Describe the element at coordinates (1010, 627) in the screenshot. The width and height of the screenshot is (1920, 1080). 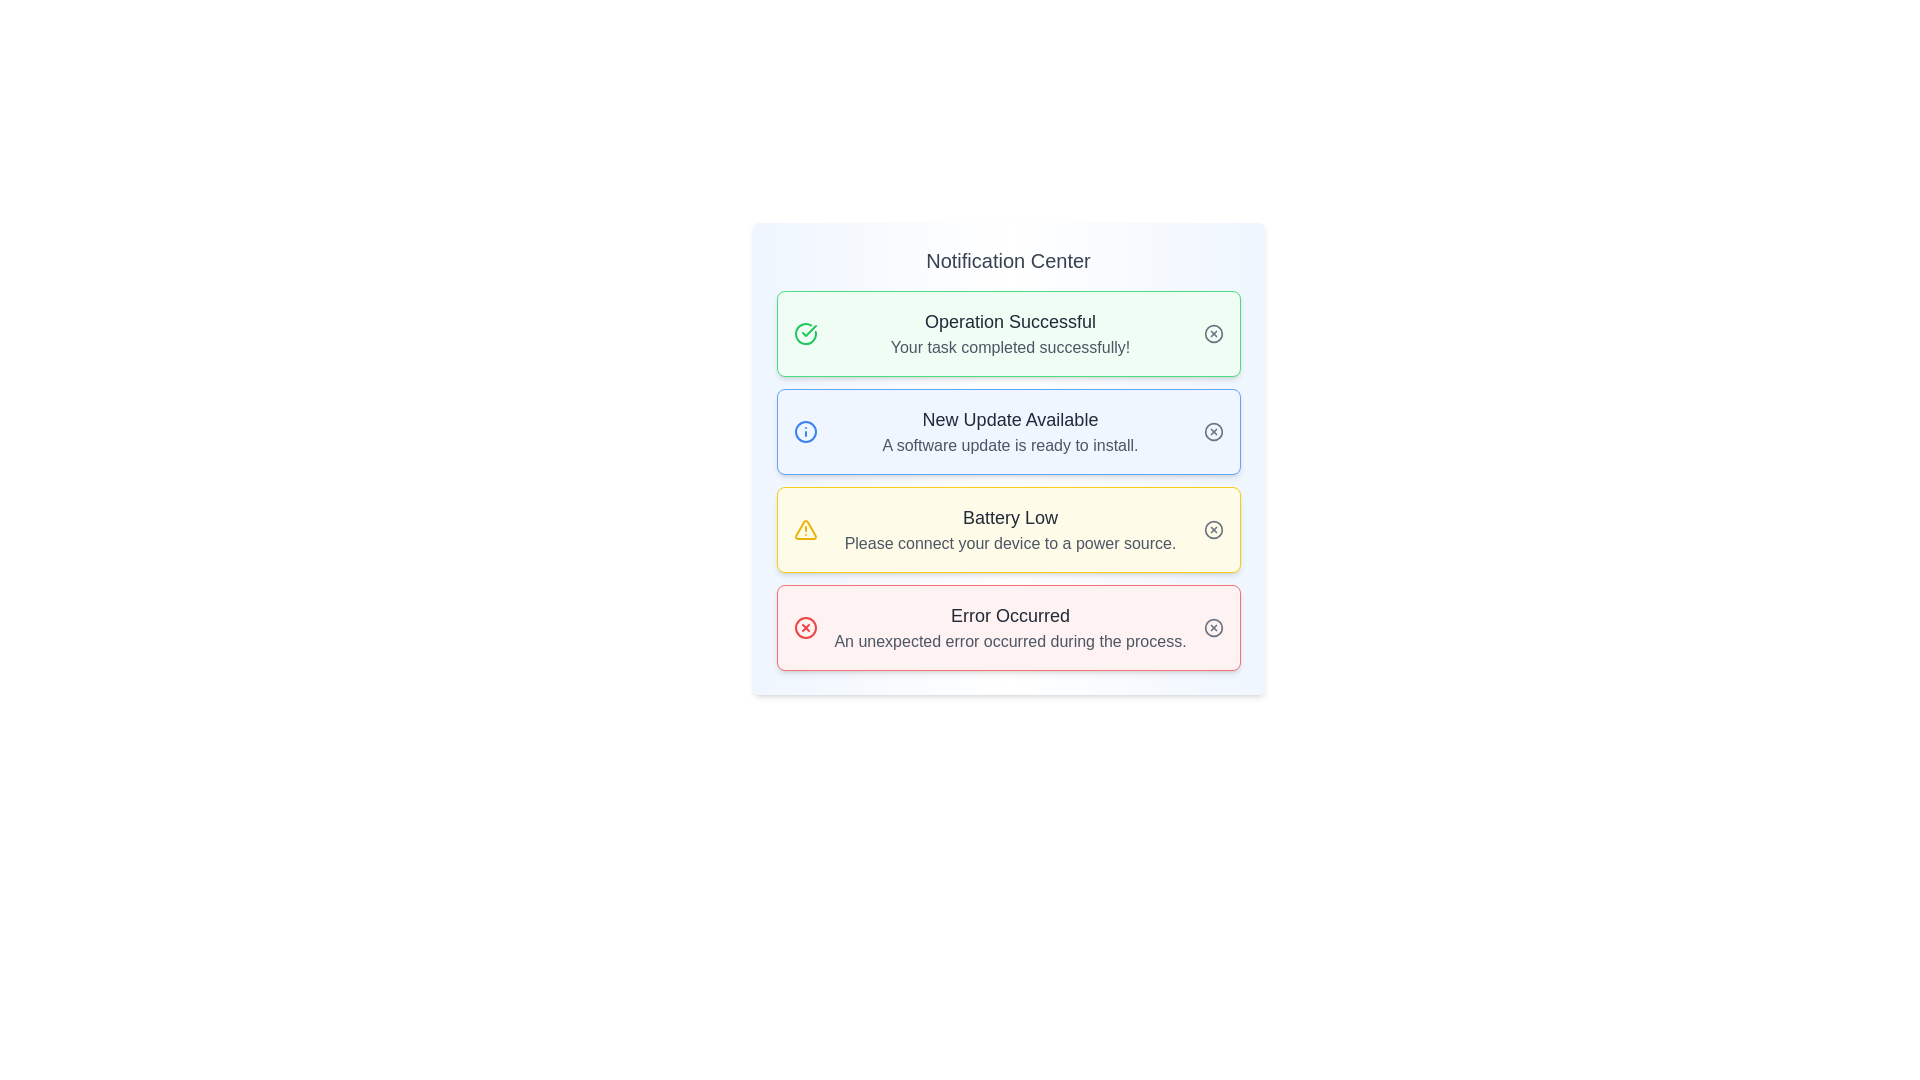
I see `the error notification message text block, which is the fourth item in a vertically stacked notification list with a red background` at that location.